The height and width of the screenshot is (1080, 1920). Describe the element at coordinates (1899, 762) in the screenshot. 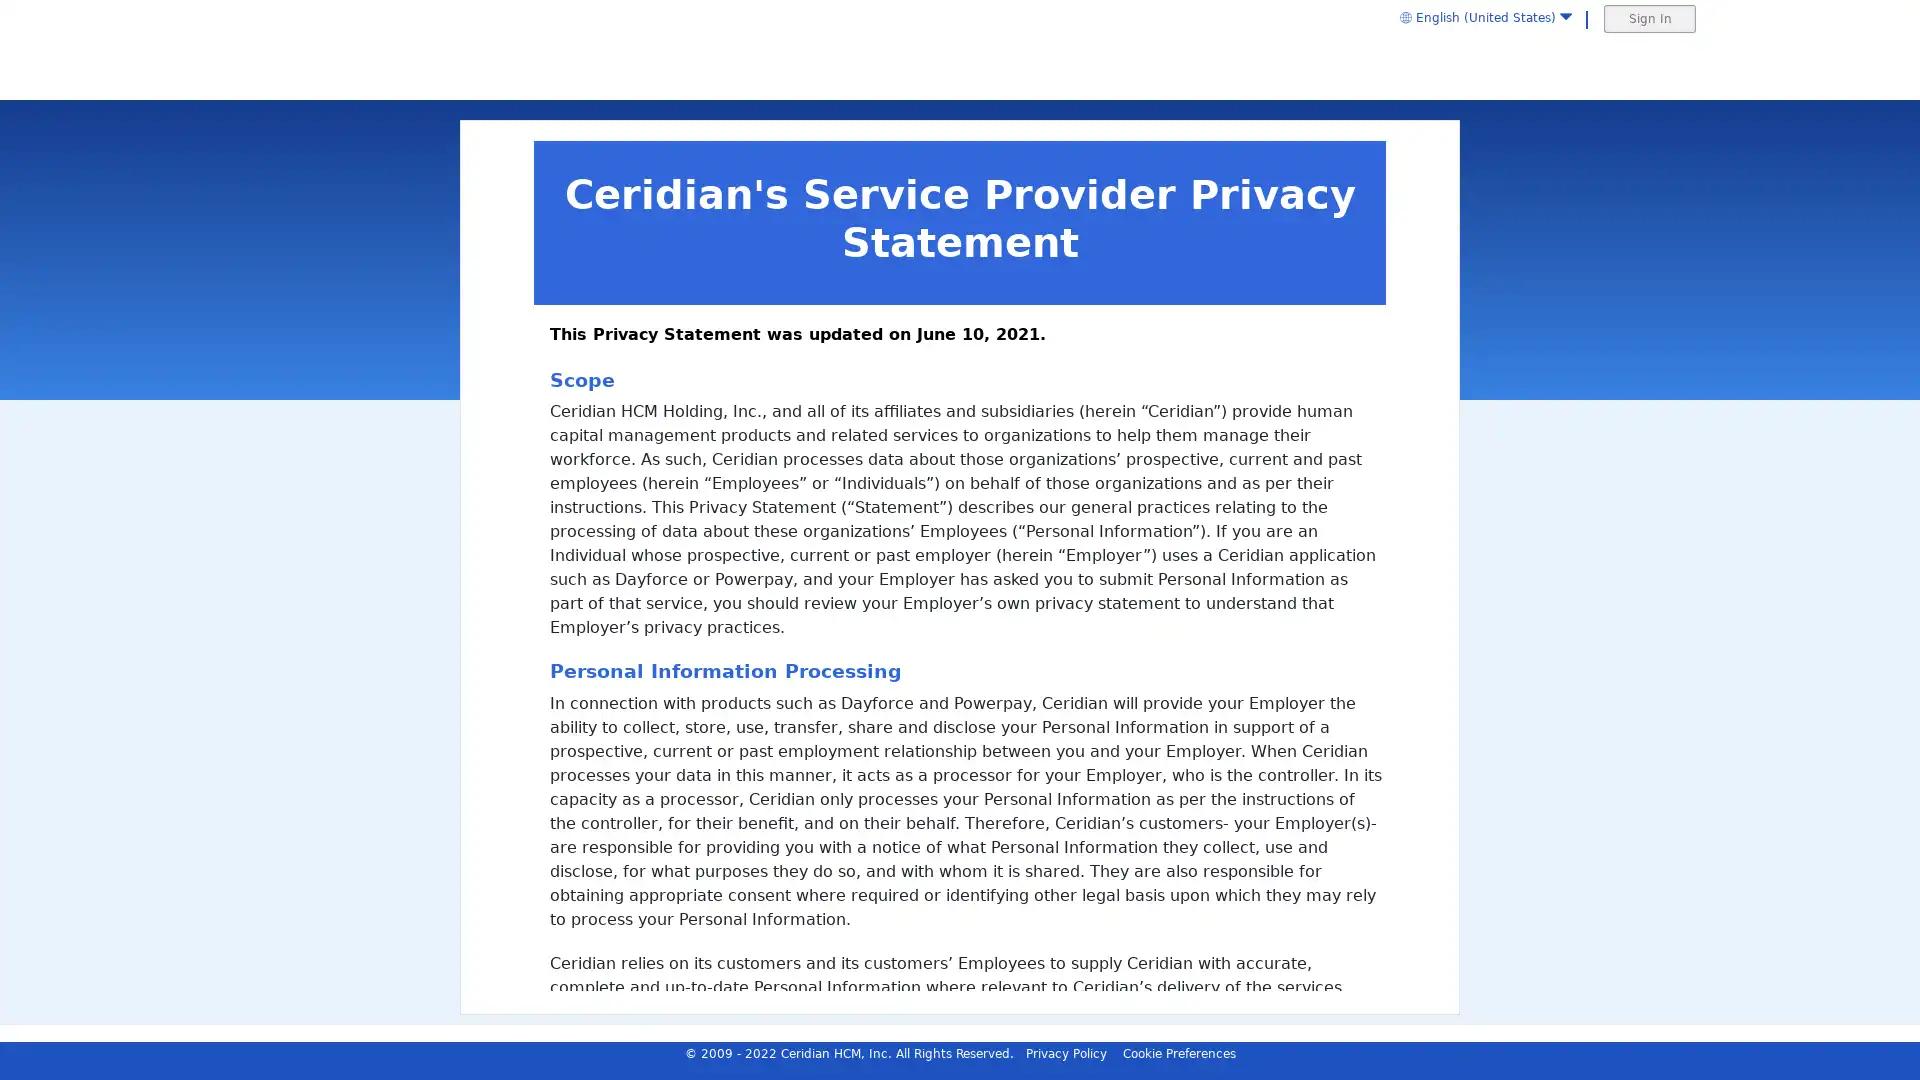

I see `Cancel` at that location.